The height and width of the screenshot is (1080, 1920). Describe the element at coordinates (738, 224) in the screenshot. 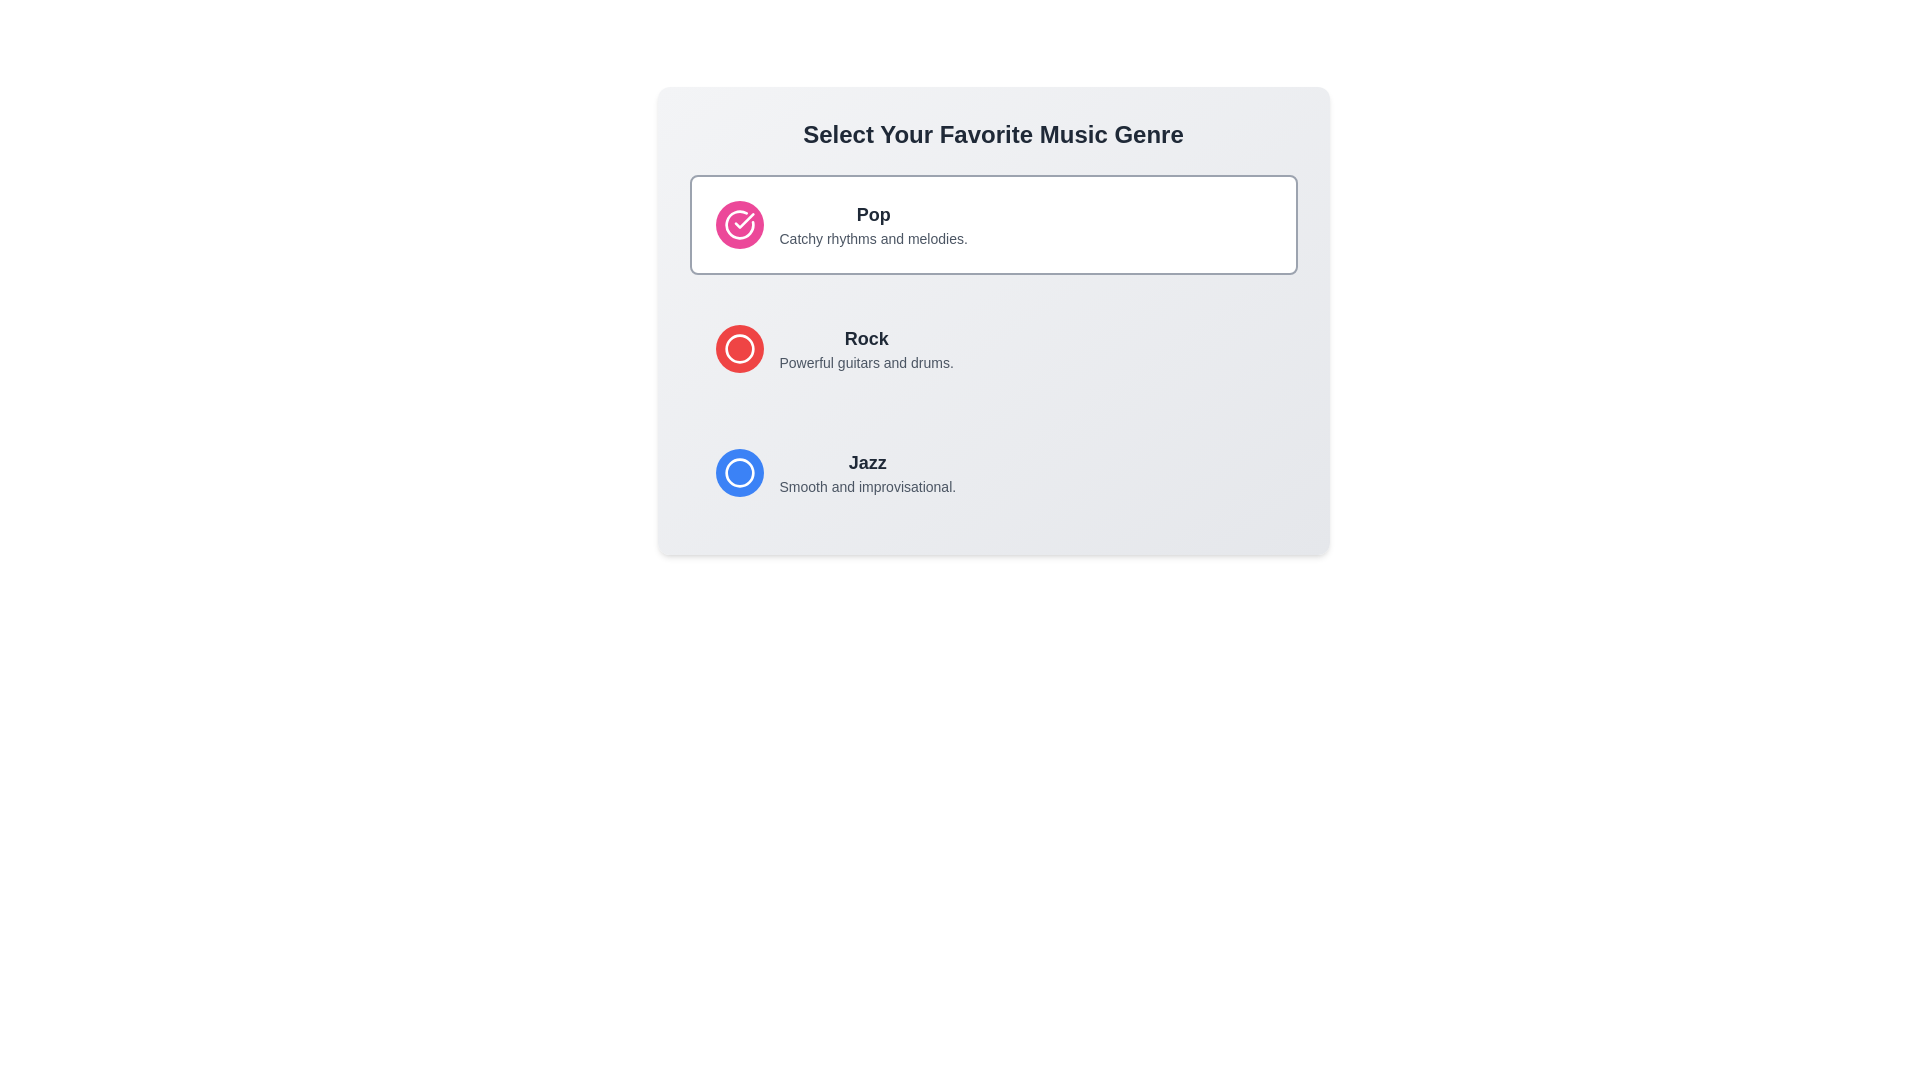

I see `the Circular selection icon that indicates the 'Pop' genre to confirm the selection` at that location.